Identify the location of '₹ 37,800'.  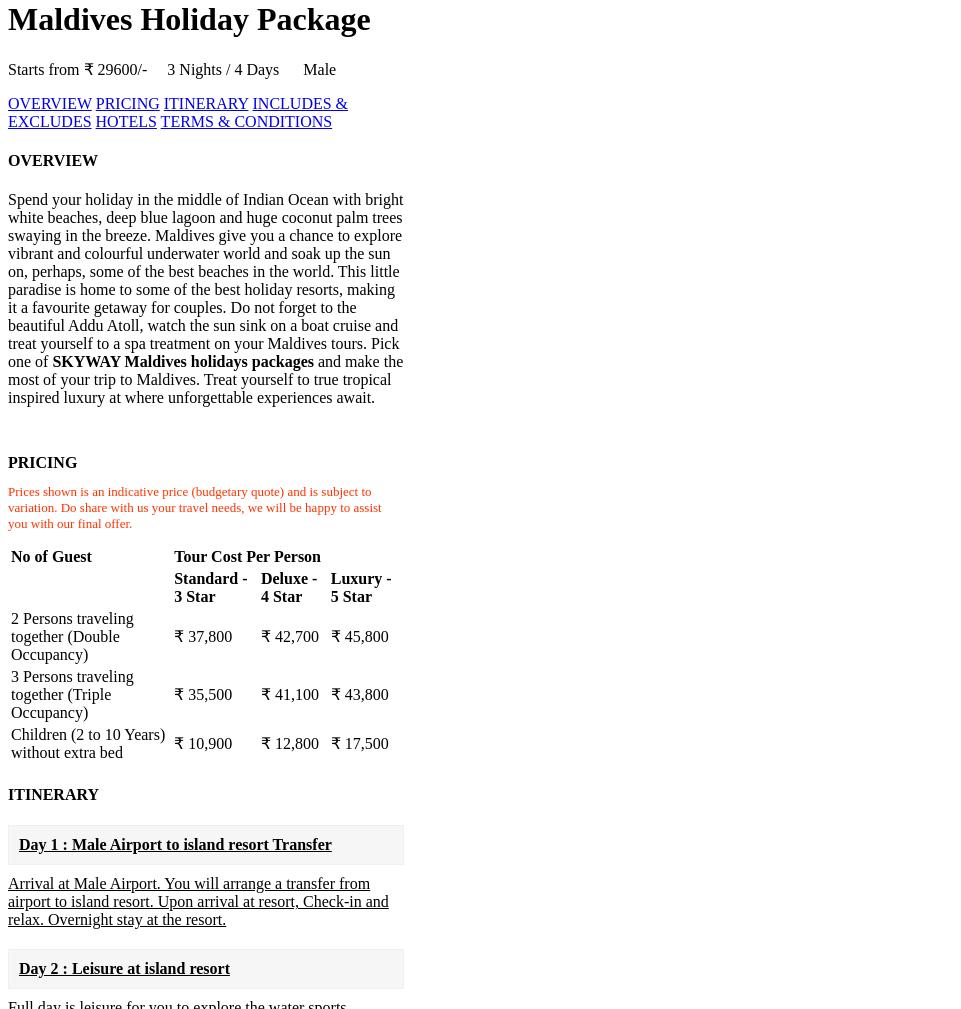
(174, 636).